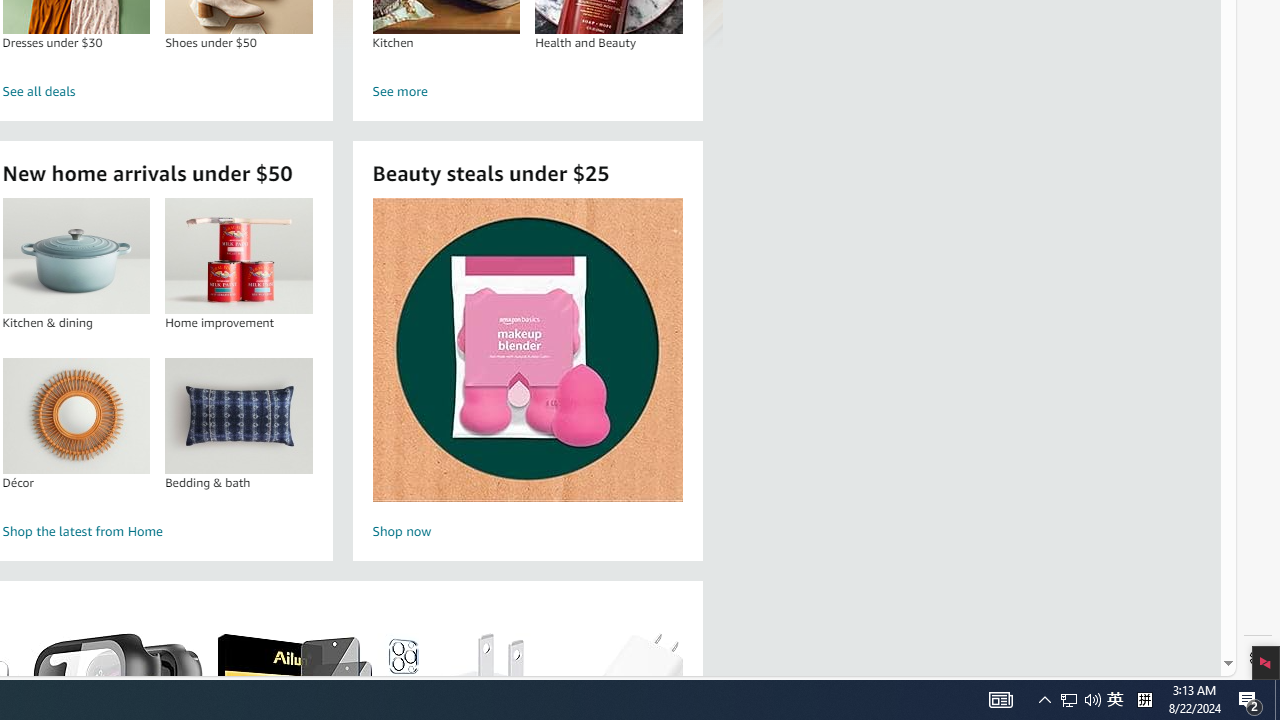 The width and height of the screenshot is (1280, 720). What do you see at coordinates (239, 255) in the screenshot?
I see `'Home improvement'` at bounding box center [239, 255].